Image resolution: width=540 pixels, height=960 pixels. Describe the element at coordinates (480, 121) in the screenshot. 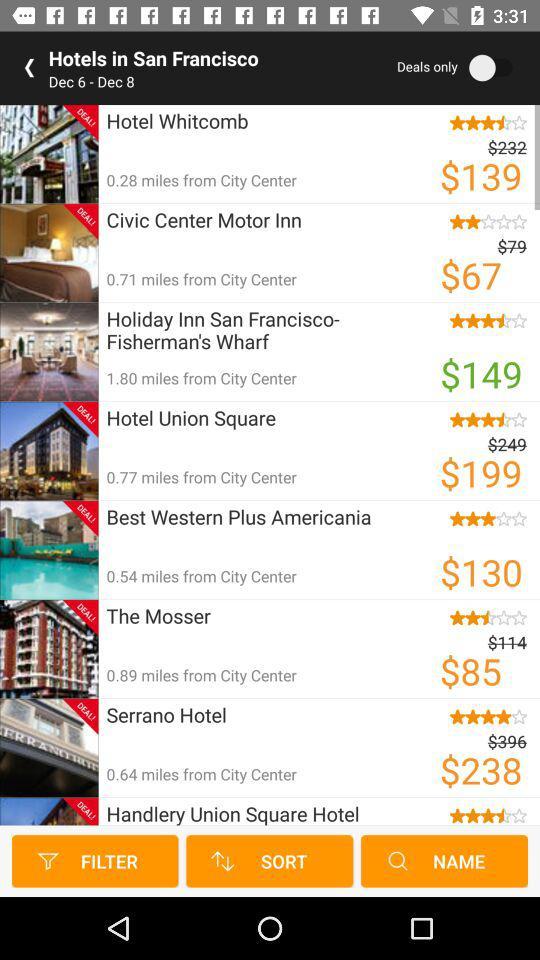

I see `the stars next to hotel whitcomb` at that location.